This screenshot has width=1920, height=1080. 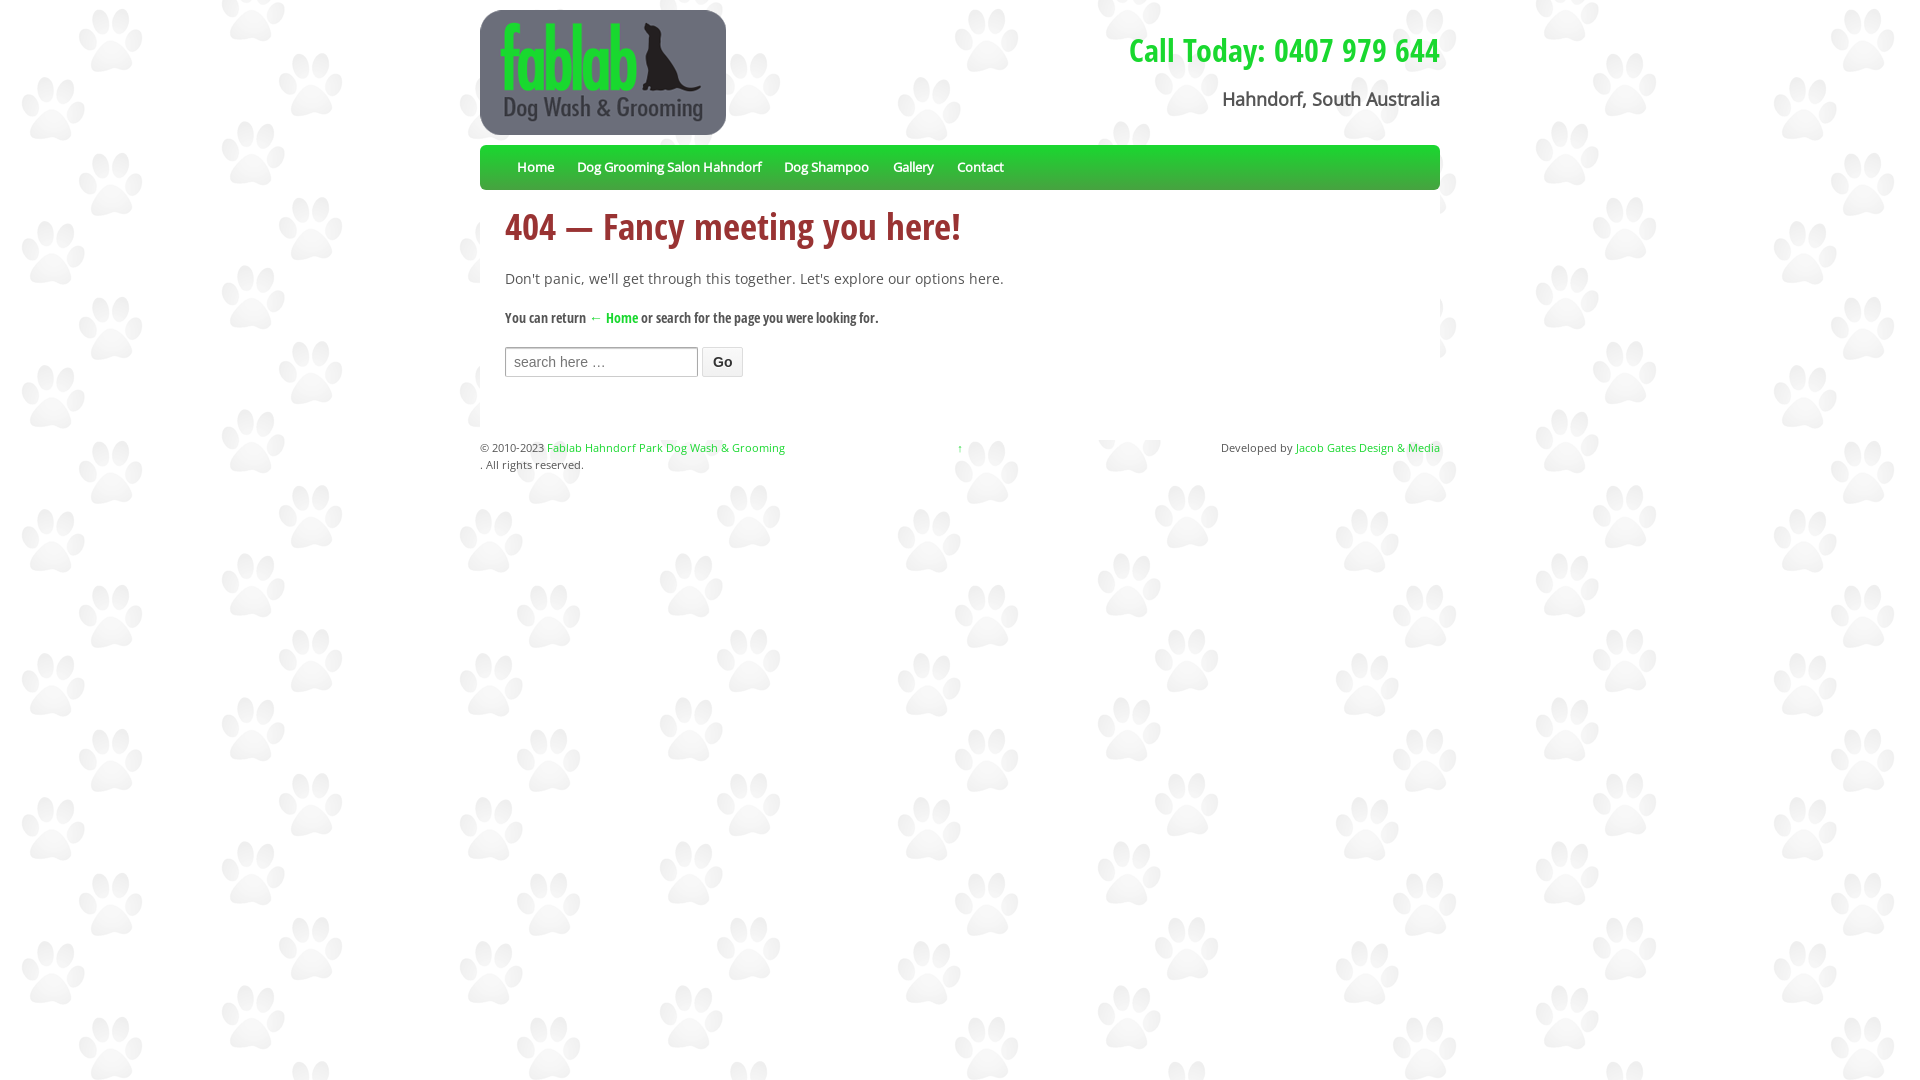 I want to click on 'Gallery', so click(x=911, y=166).